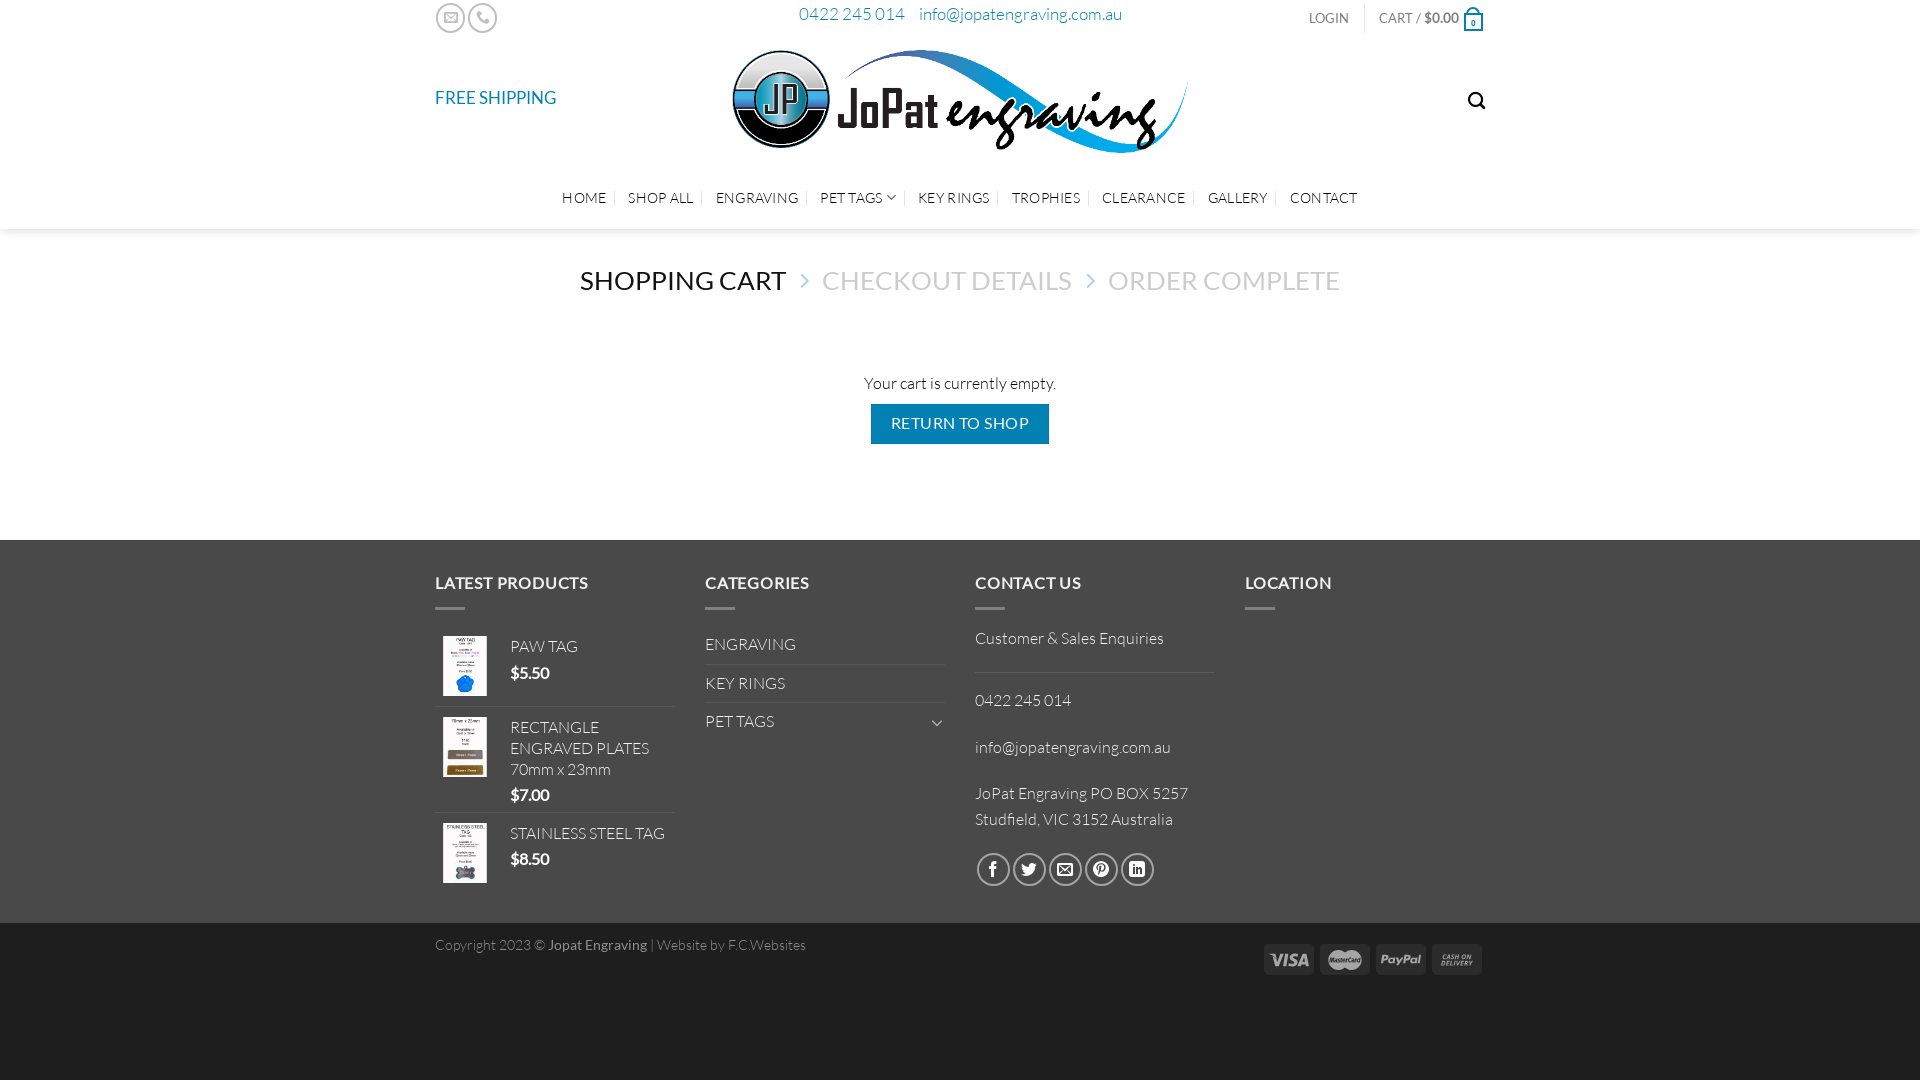  Describe the element at coordinates (449, 17) in the screenshot. I see `'Send us an email'` at that location.